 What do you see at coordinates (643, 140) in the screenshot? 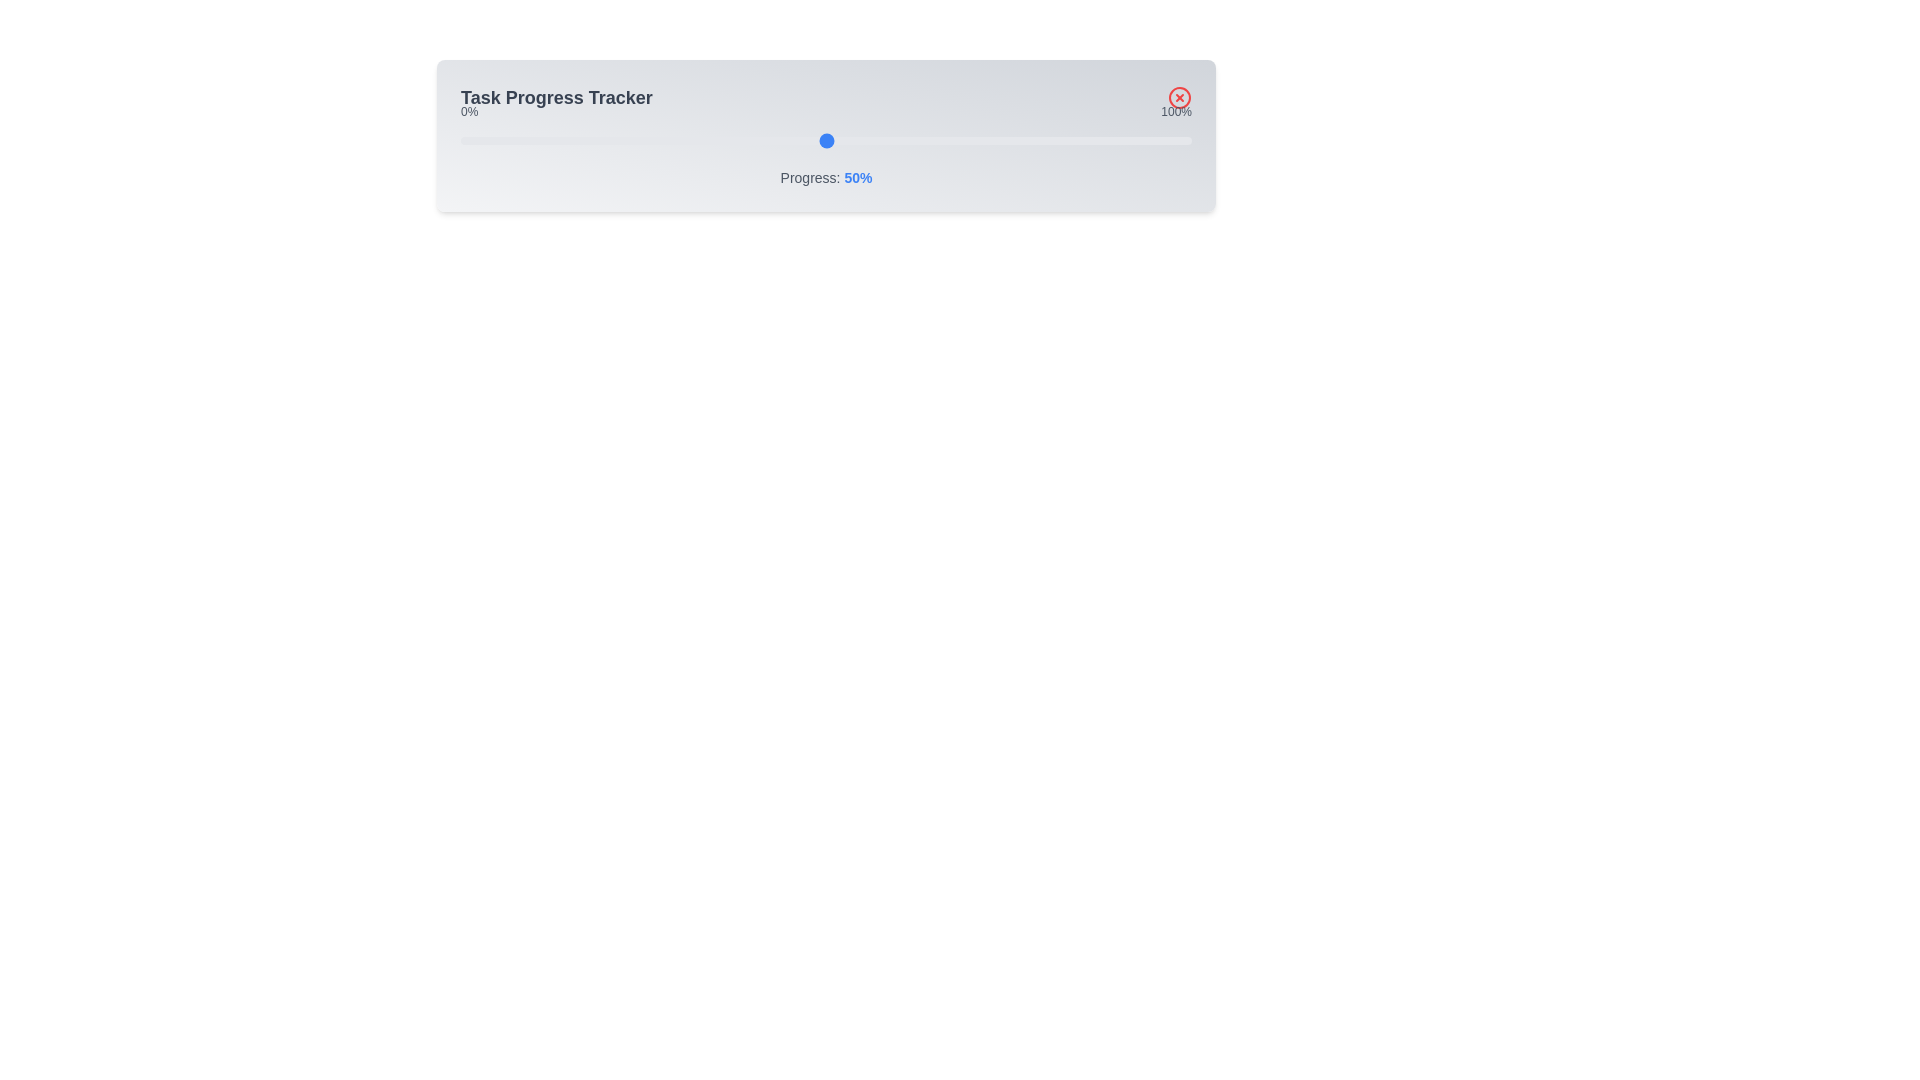
I see `the slider` at bounding box center [643, 140].